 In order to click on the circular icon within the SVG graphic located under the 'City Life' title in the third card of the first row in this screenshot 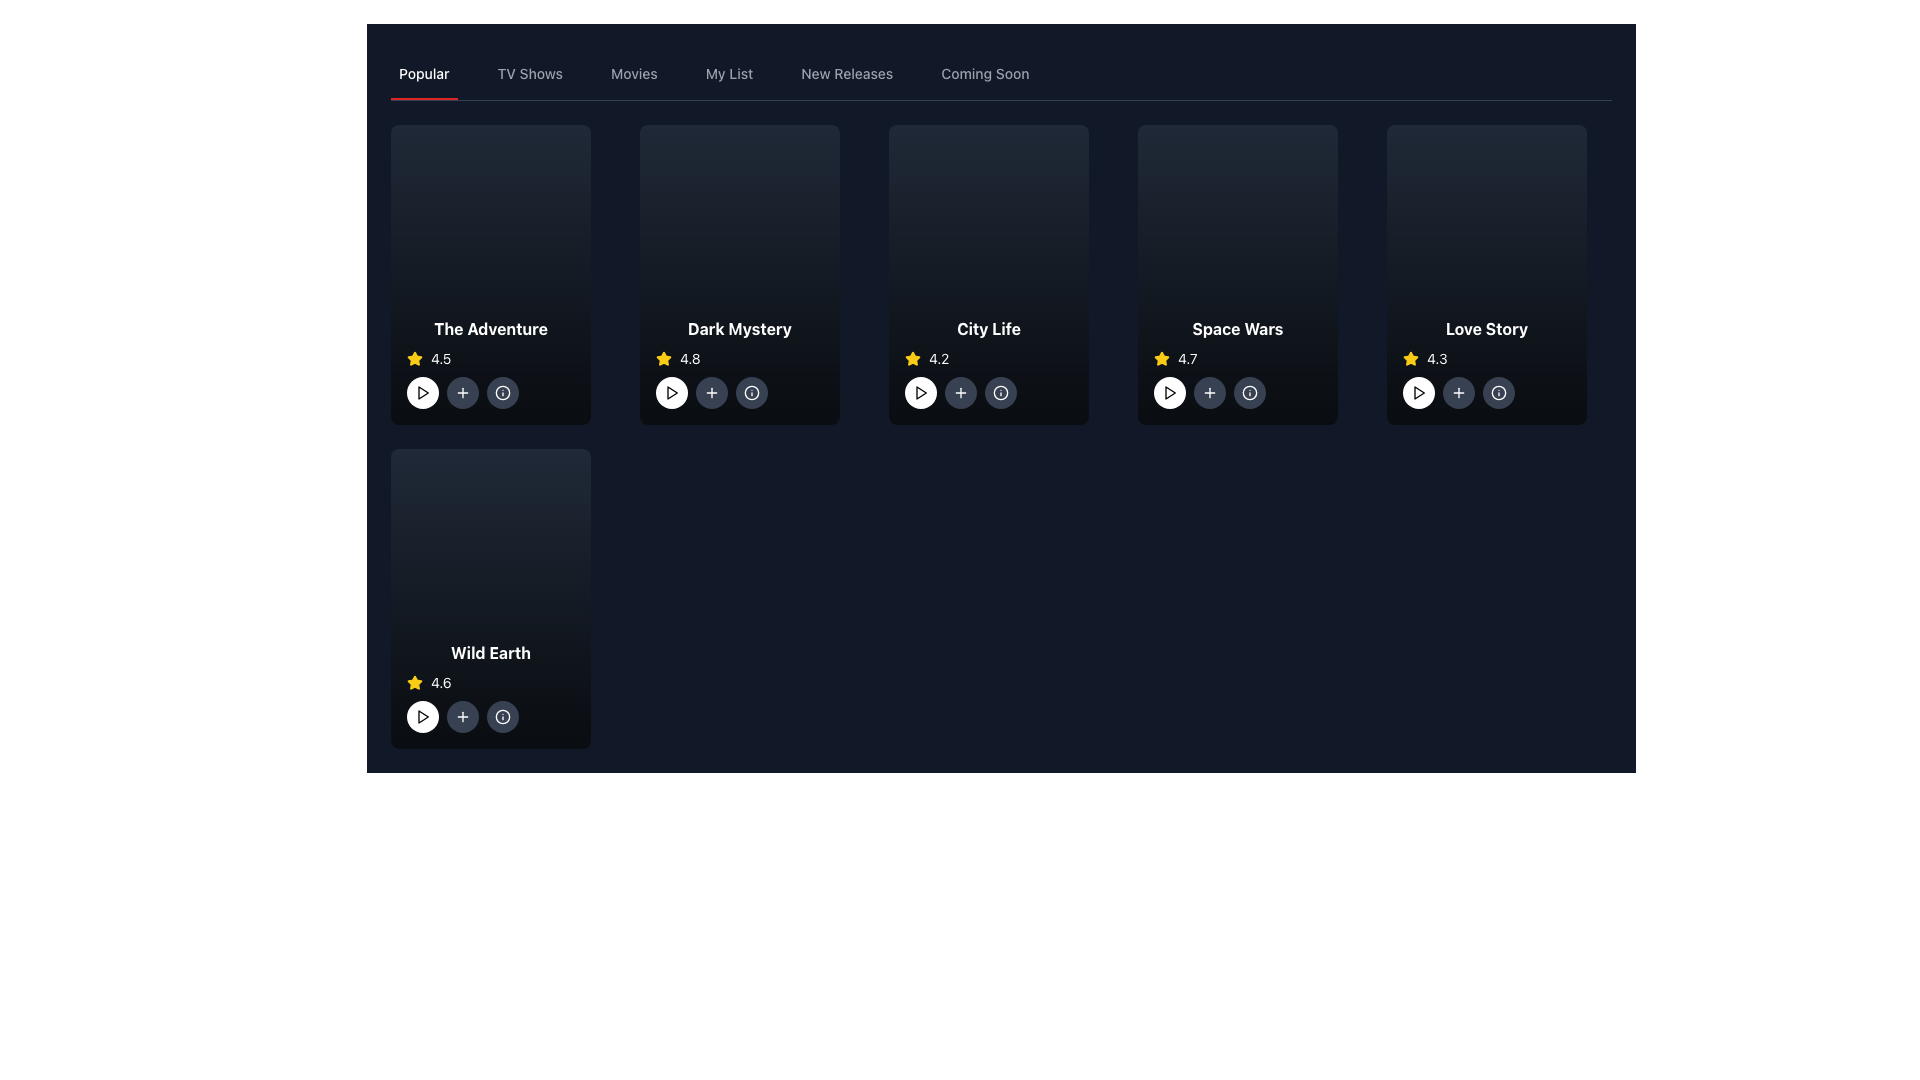, I will do `click(1001, 393)`.